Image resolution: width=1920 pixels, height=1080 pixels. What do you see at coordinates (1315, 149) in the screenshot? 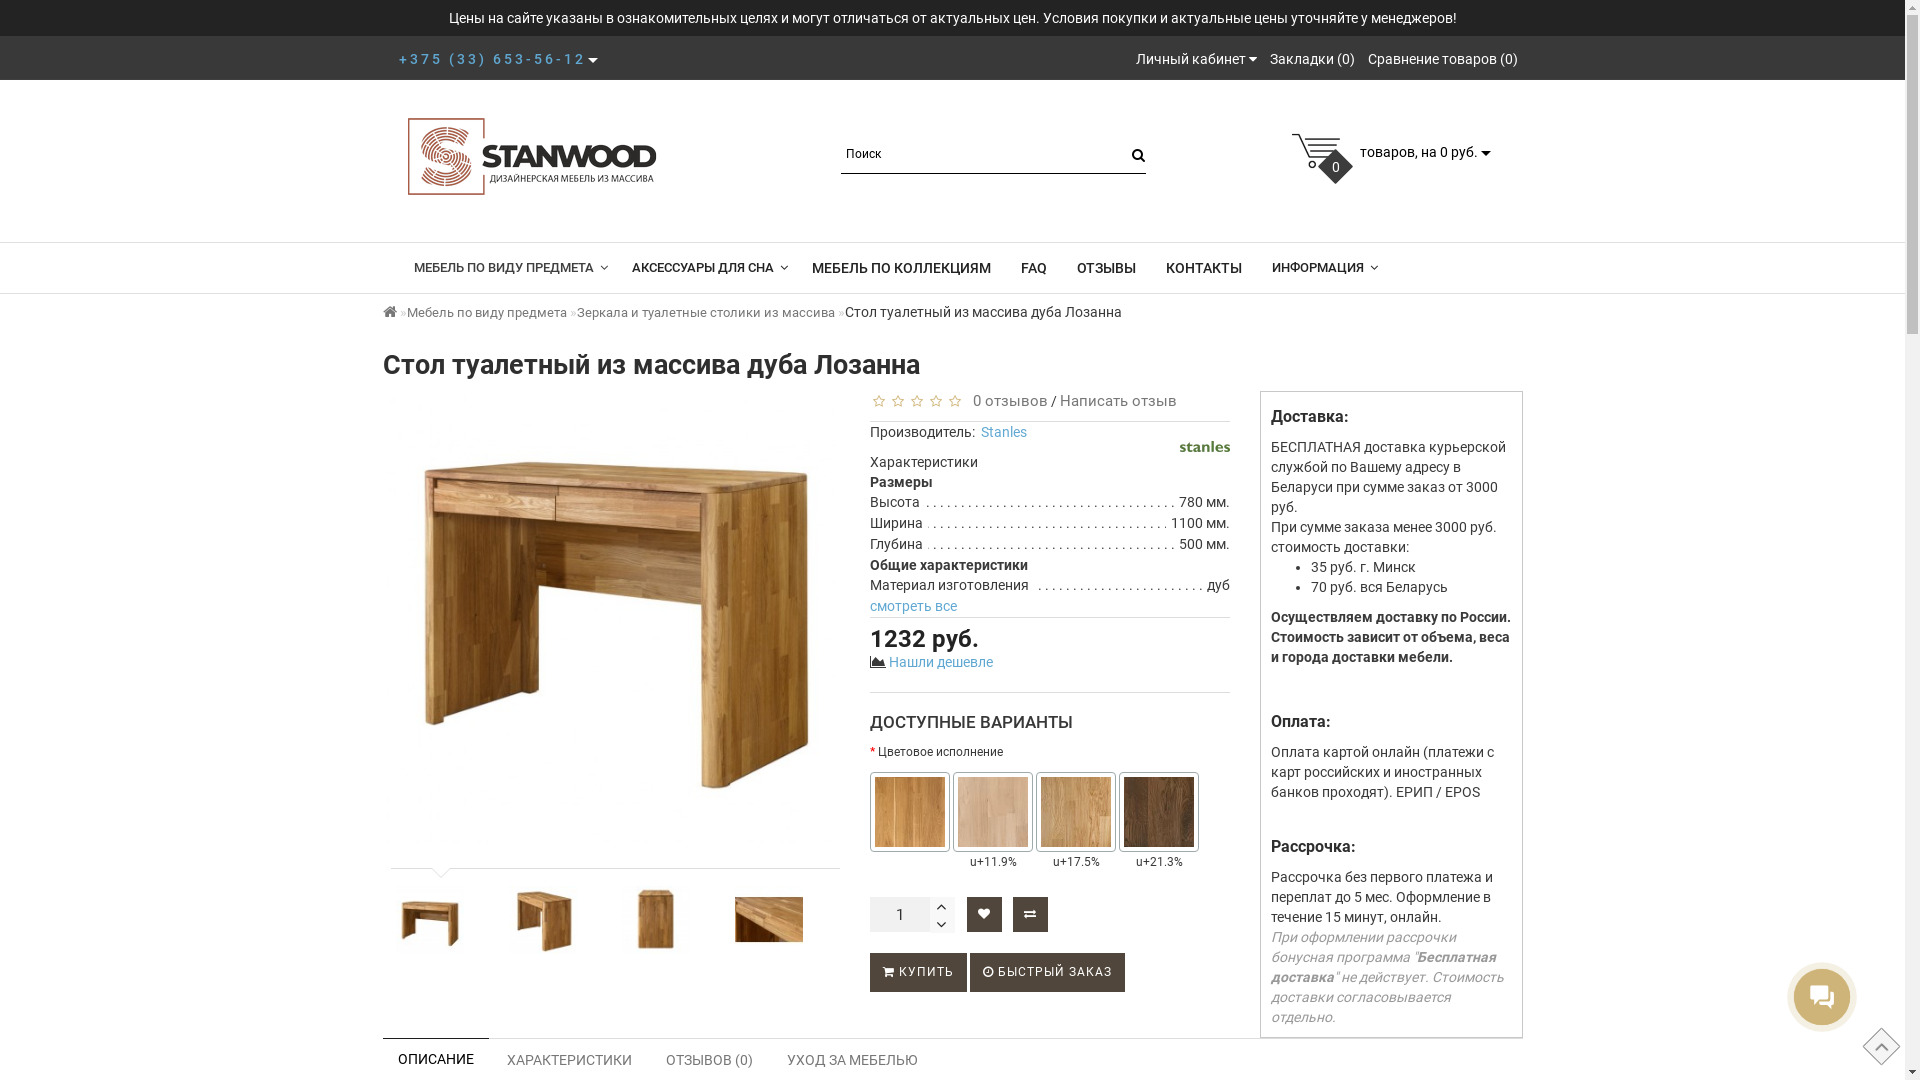
I see `'cart'` at bounding box center [1315, 149].